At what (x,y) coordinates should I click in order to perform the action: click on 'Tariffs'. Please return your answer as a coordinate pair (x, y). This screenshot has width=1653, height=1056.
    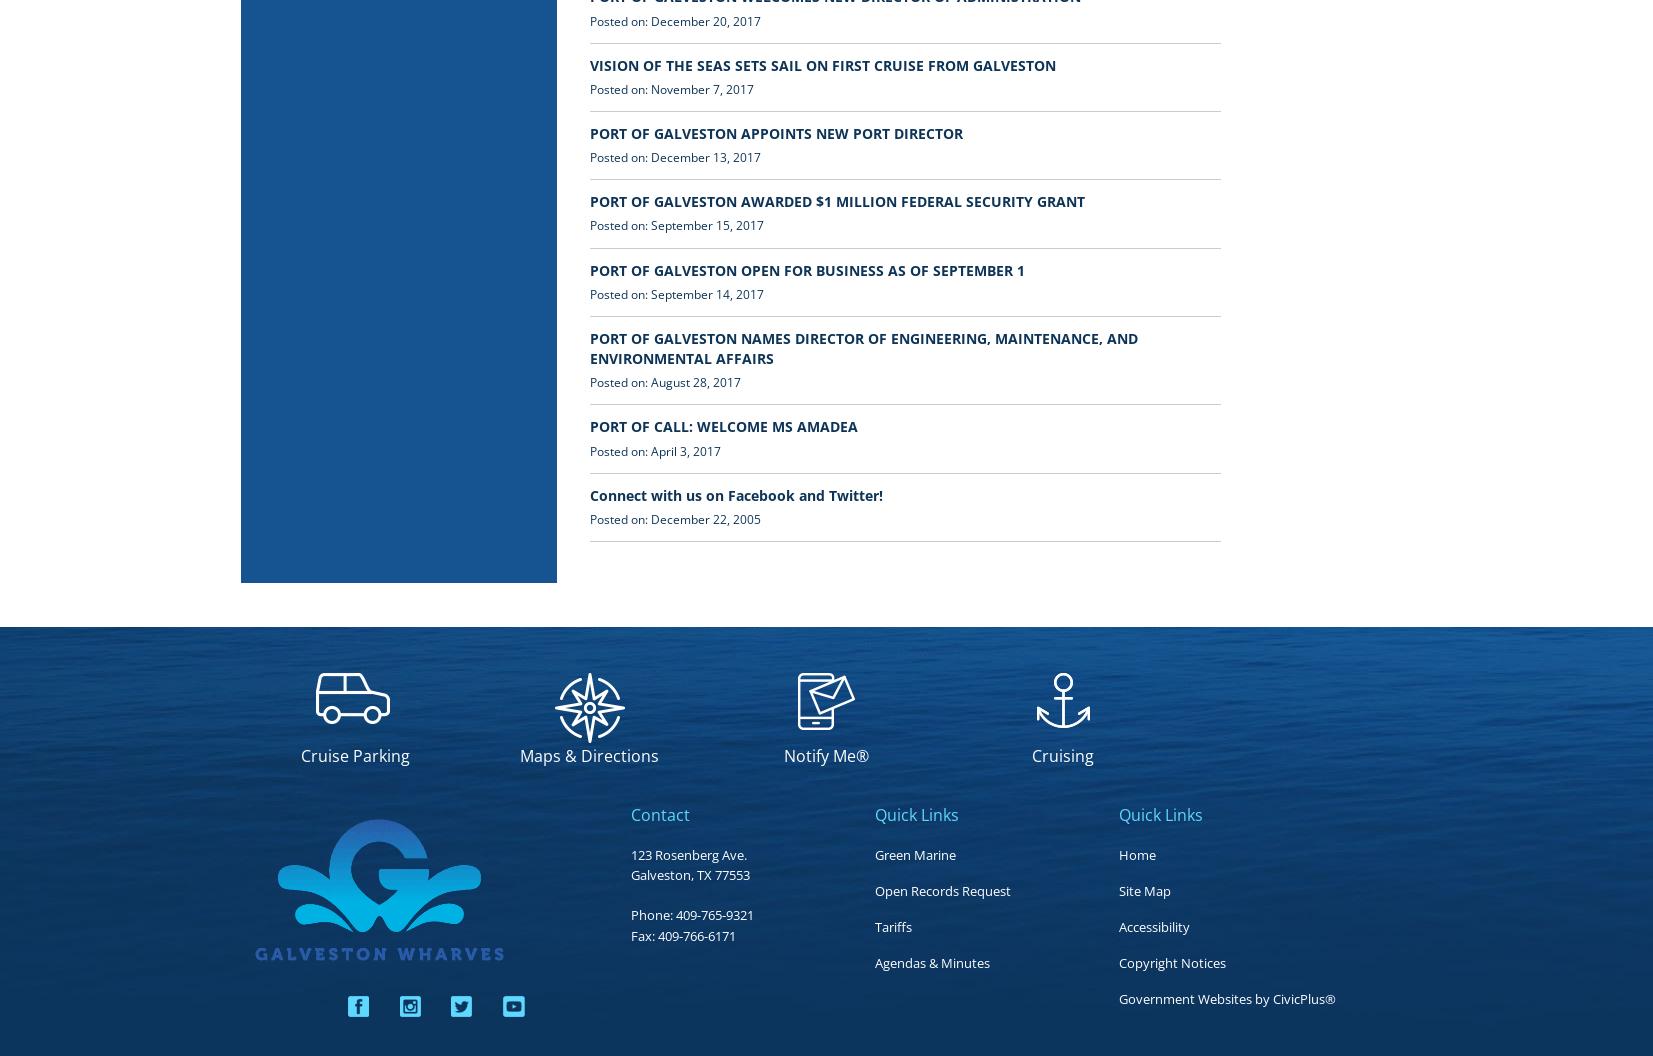
    Looking at the image, I should click on (874, 926).